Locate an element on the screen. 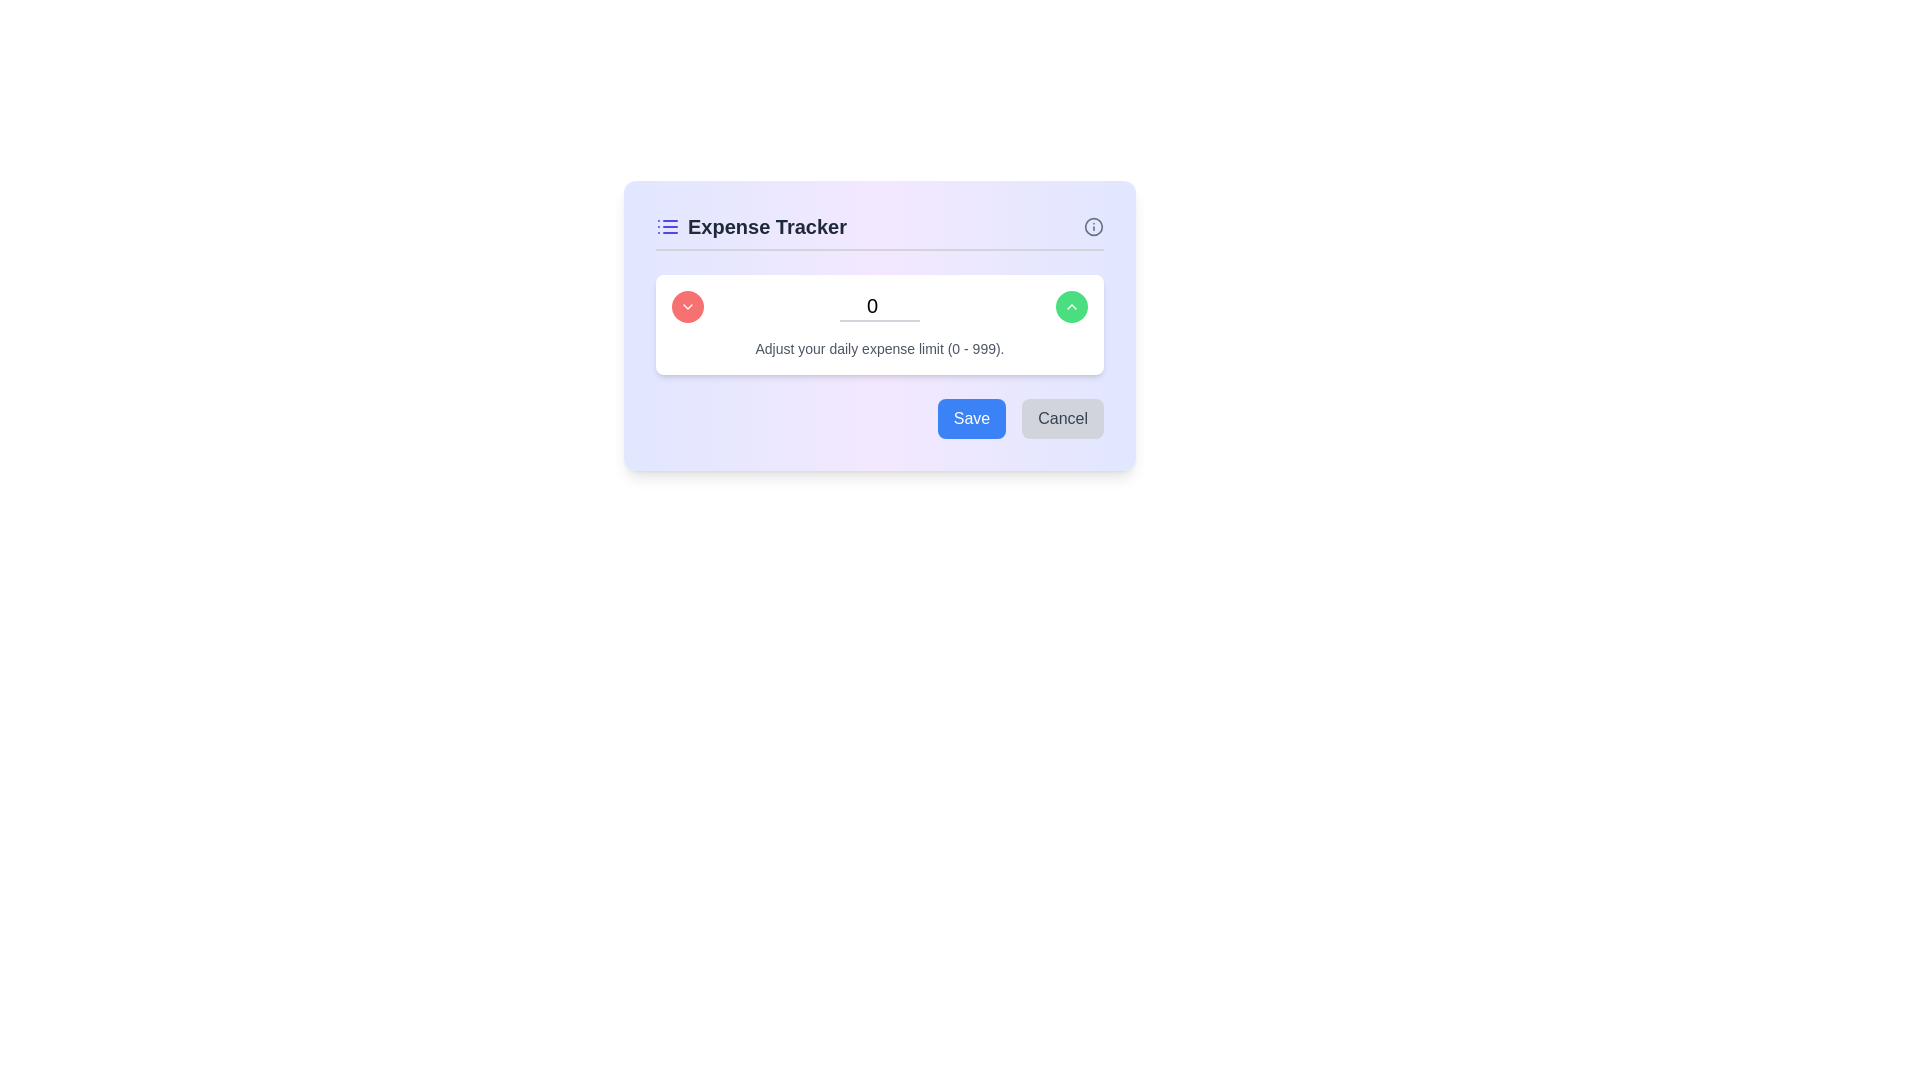 The width and height of the screenshot is (1920, 1080). the small upward-pointing chevron icon located inside the green circular button to trigger the focus effect on the button is located at coordinates (1070, 307).